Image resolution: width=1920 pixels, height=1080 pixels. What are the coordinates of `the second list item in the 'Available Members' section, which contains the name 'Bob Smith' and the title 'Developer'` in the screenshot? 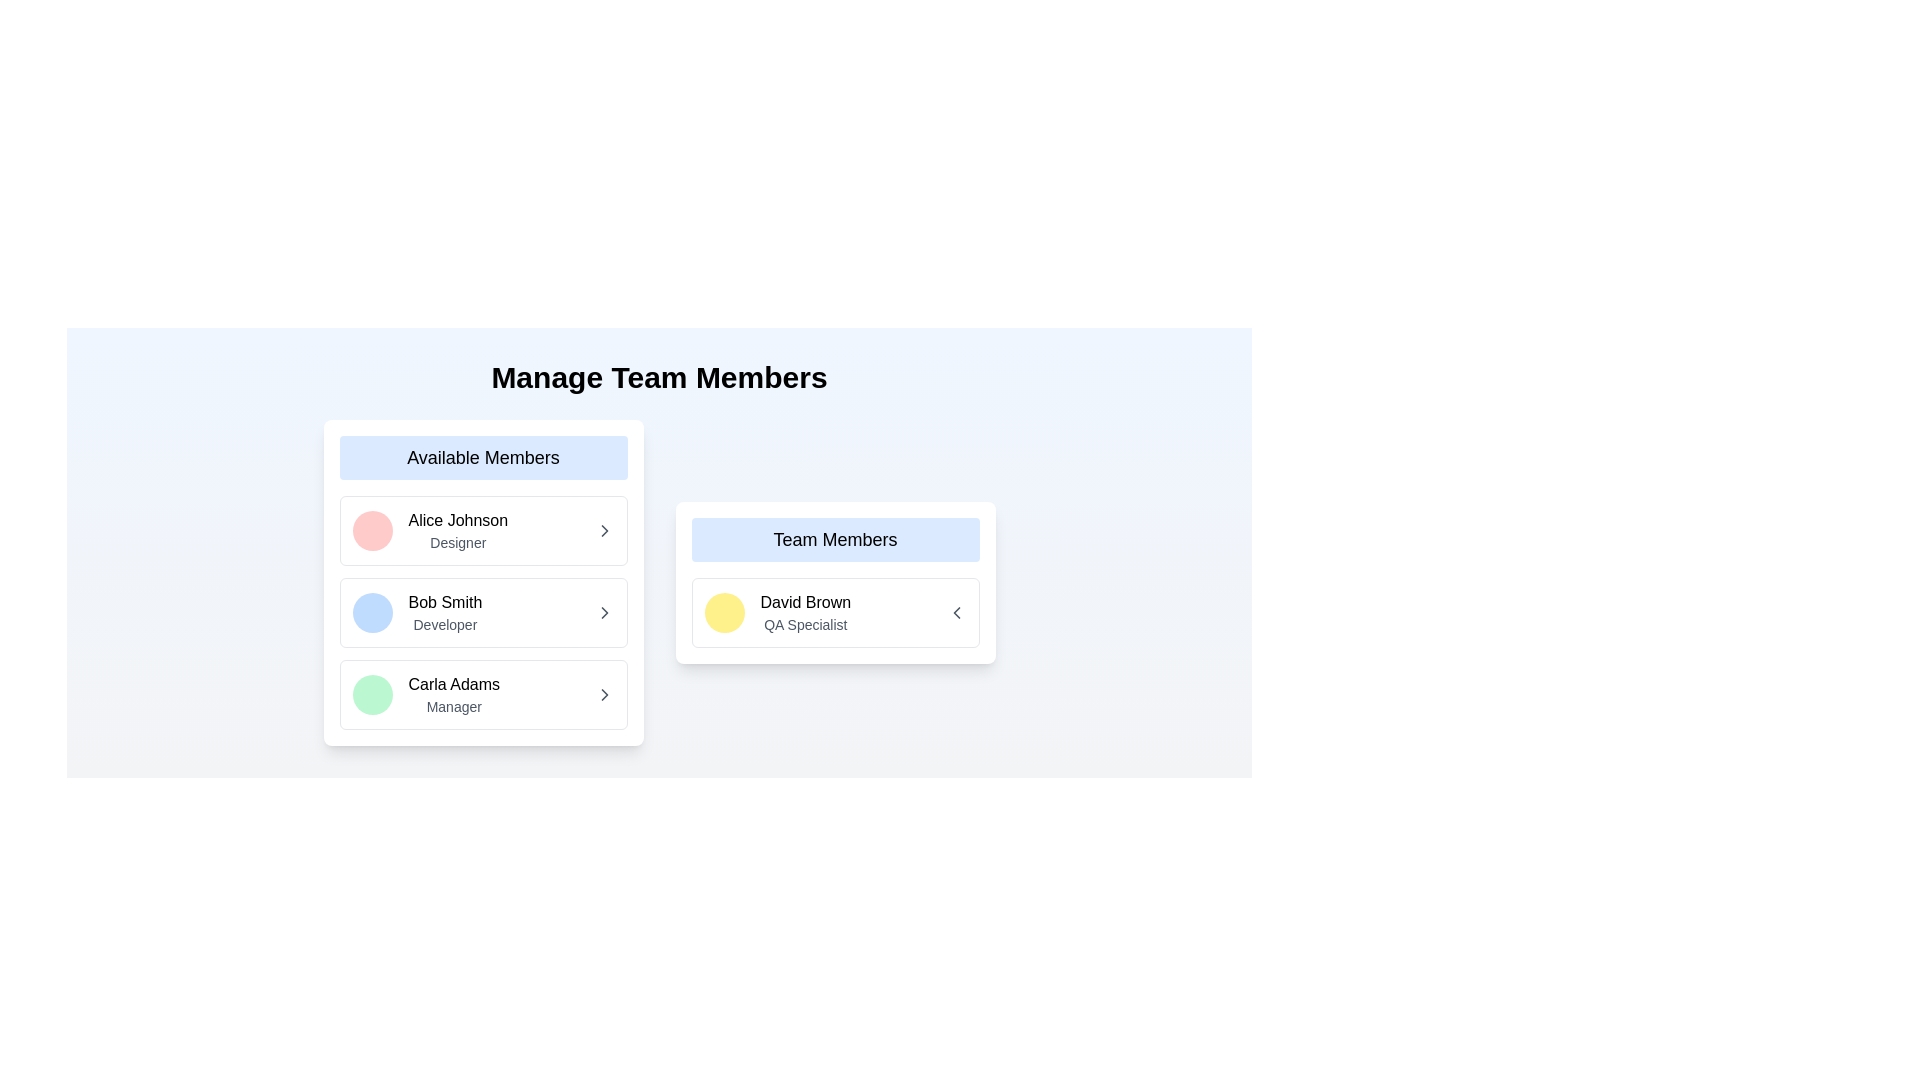 It's located at (483, 612).